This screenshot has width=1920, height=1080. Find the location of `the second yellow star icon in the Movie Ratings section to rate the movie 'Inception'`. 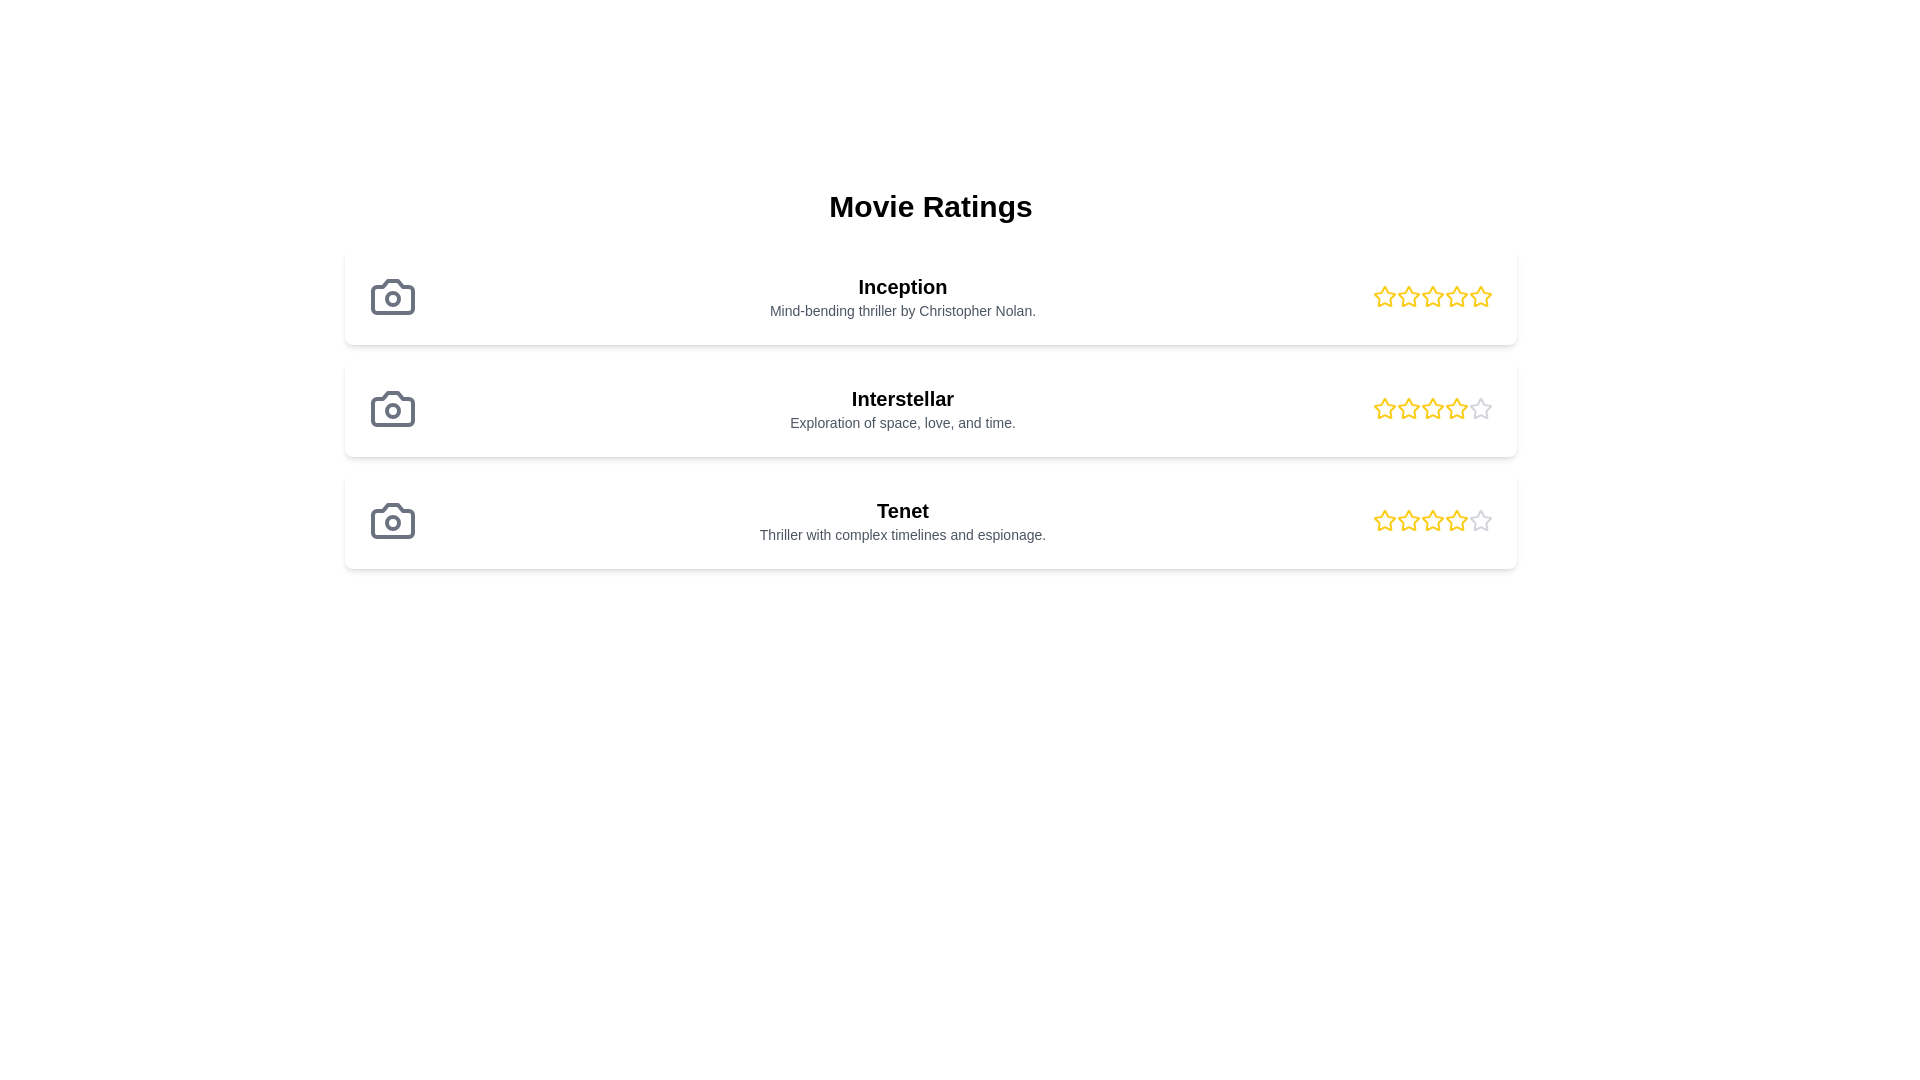

the second yellow star icon in the Movie Ratings section to rate the movie 'Inception' is located at coordinates (1408, 297).